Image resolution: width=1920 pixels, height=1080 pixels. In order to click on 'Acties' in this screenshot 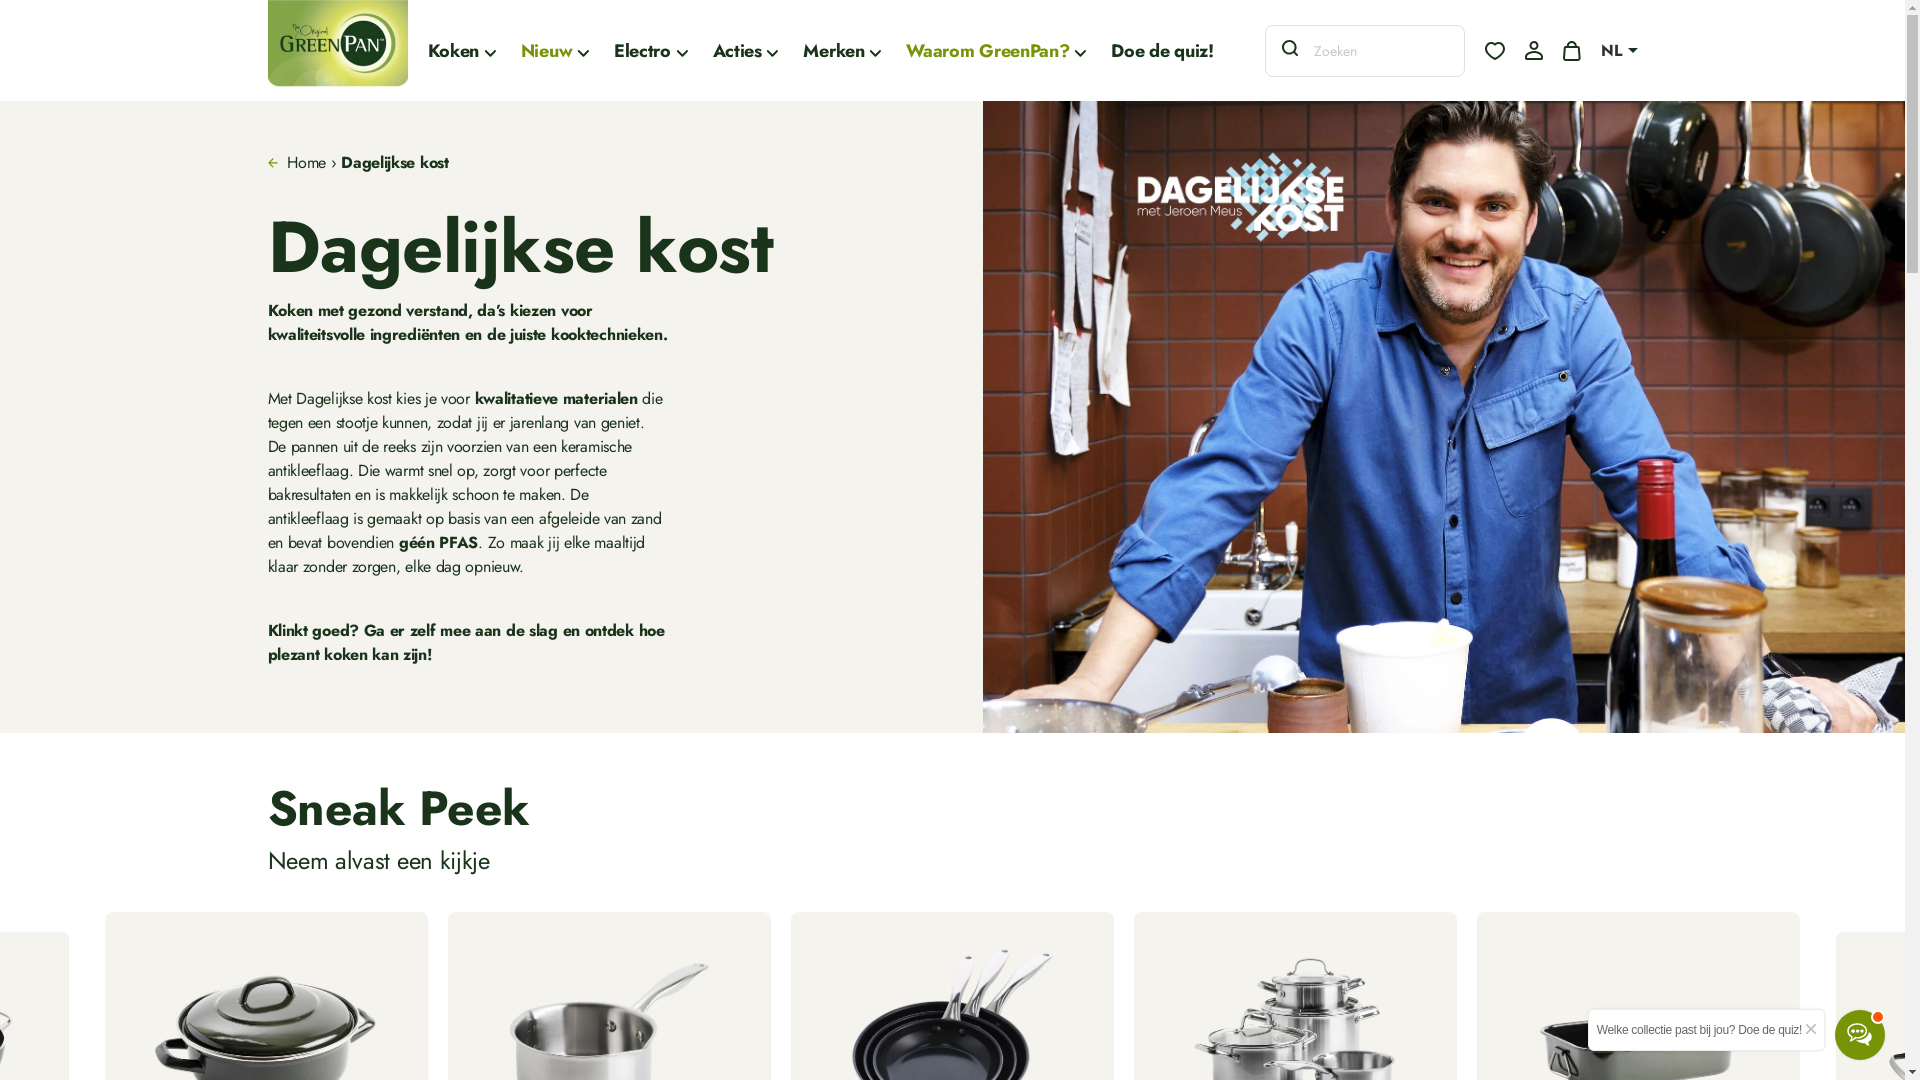, I will do `click(713, 49)`.